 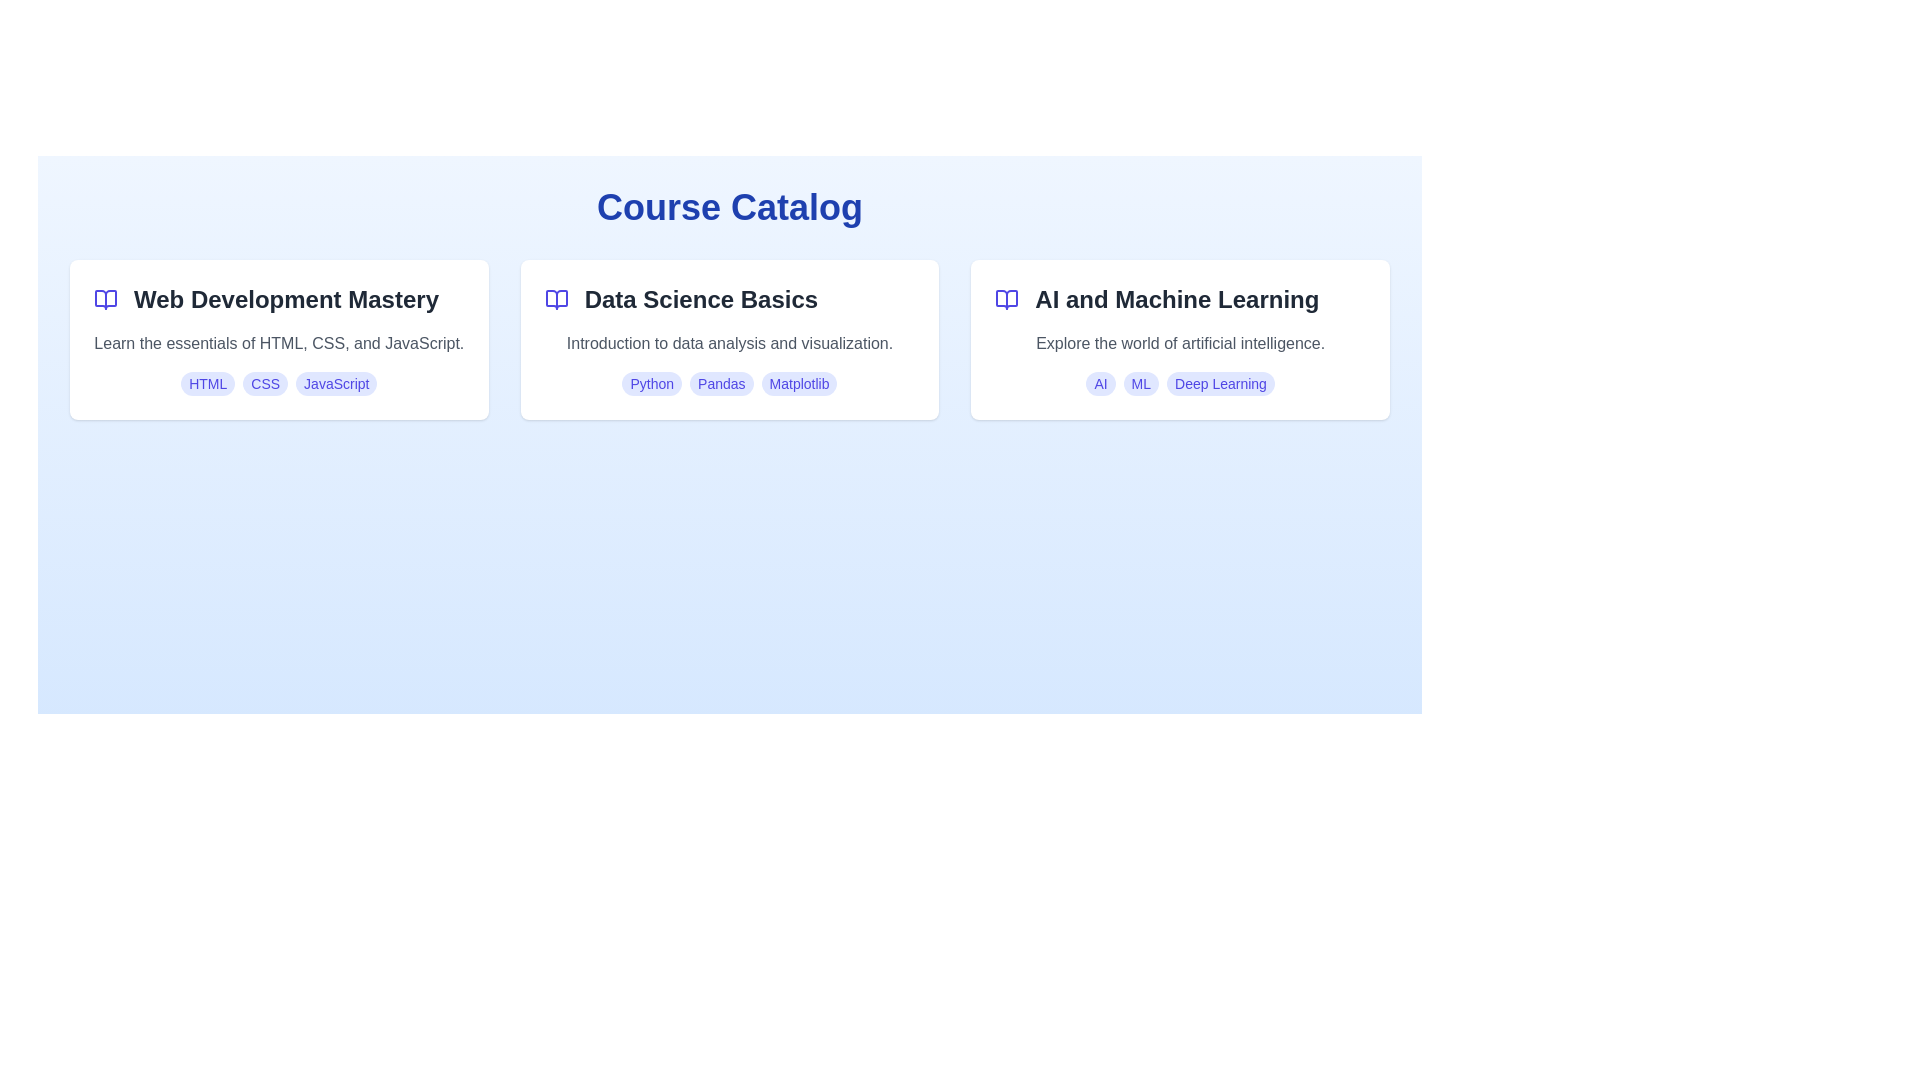 What do you see at coordinates (1219, 384) in the screenshot?
I see `the 'Deep Learning' tag, which is a small rounded rectangle with a light-indigo background and bold indigo text` at bounding box center [1219, 384].